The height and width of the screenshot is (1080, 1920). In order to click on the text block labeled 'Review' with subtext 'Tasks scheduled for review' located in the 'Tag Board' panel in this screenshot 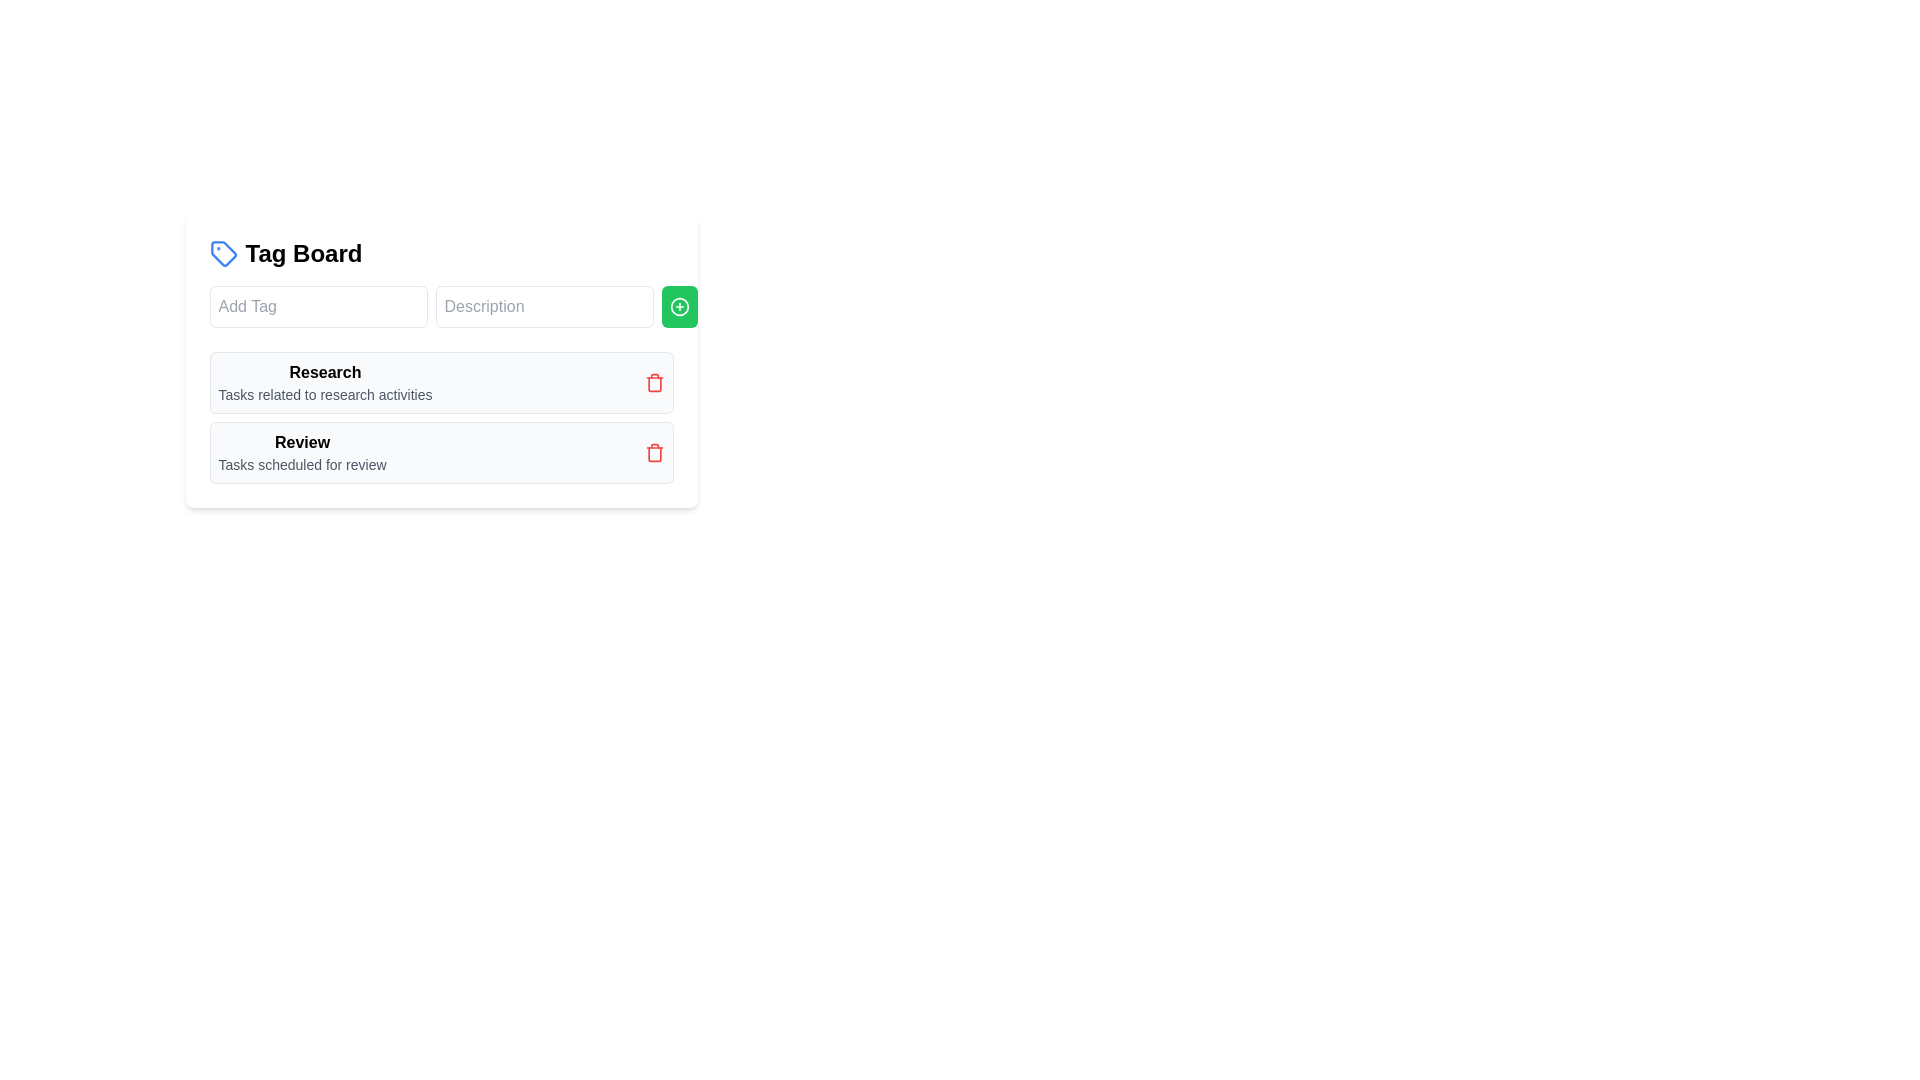, I will do `click(301, 452)`.